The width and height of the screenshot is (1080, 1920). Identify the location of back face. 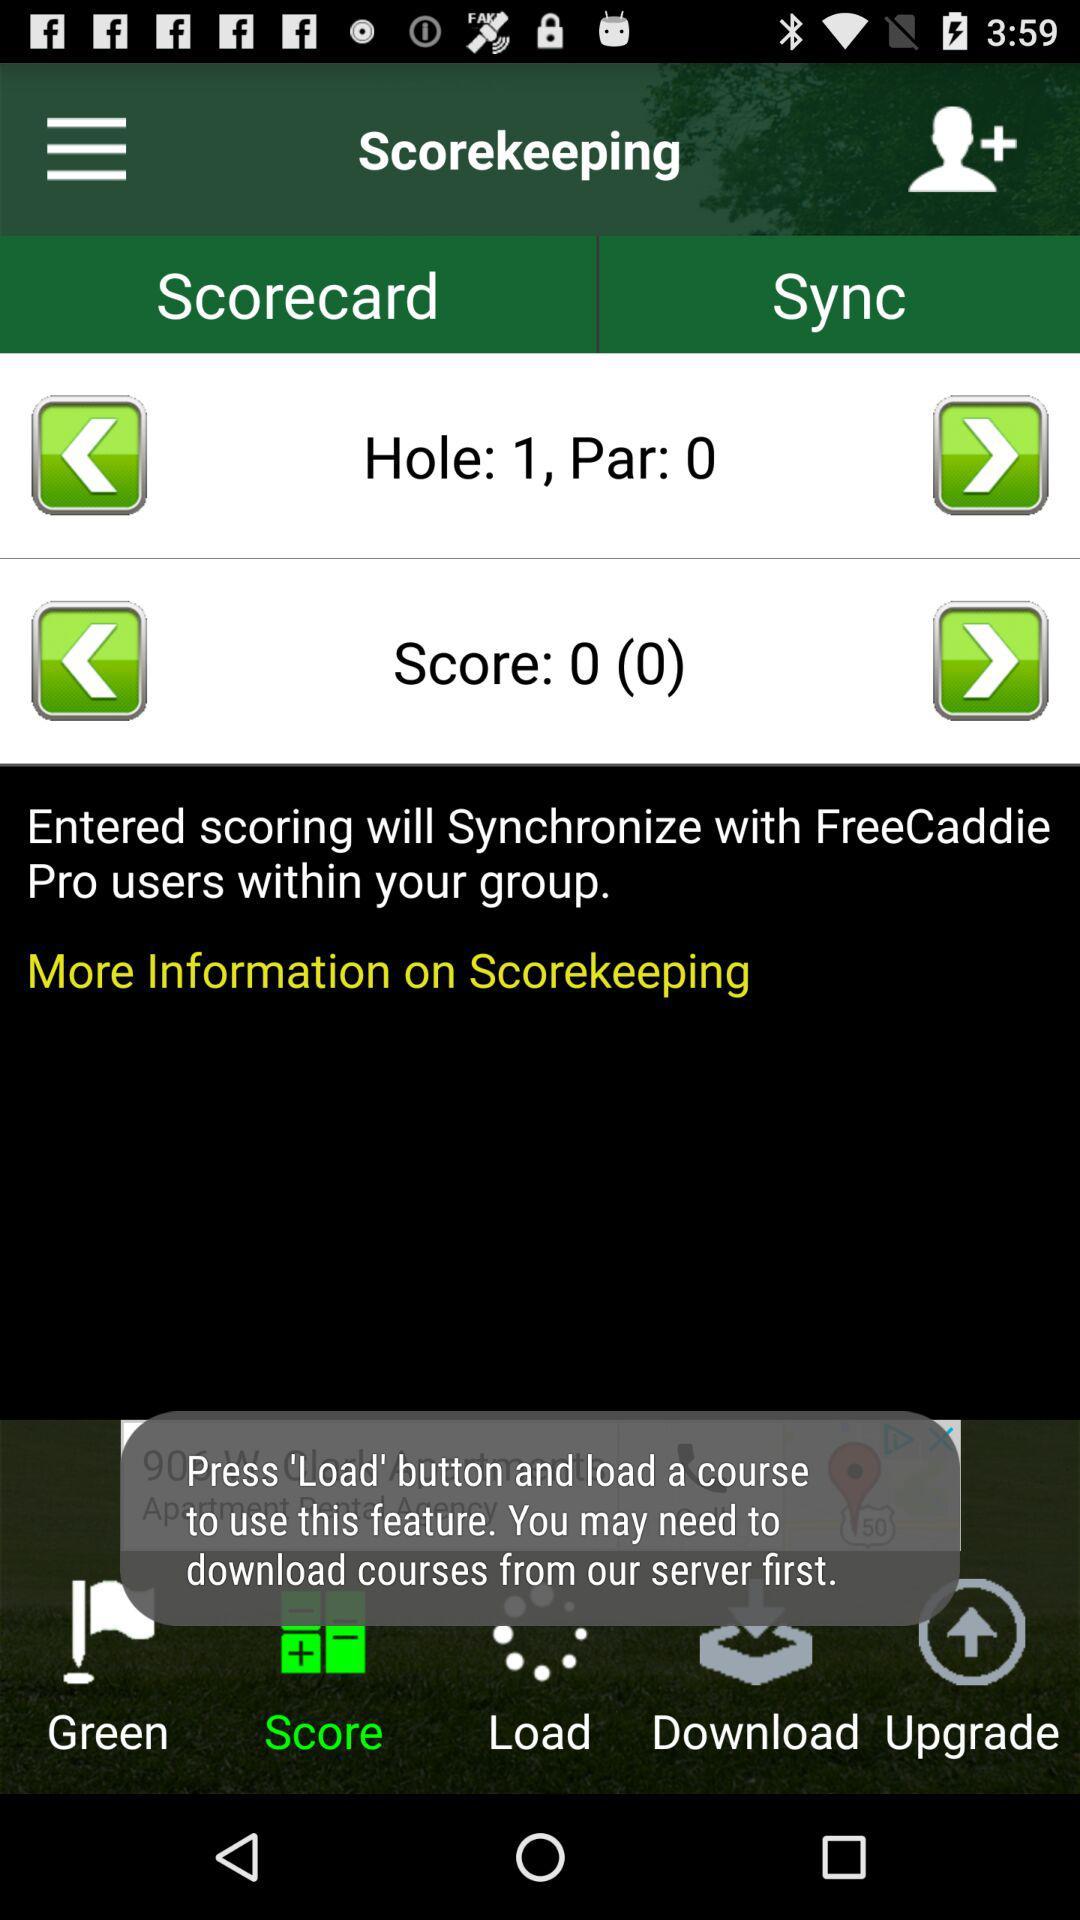
(990, 454).